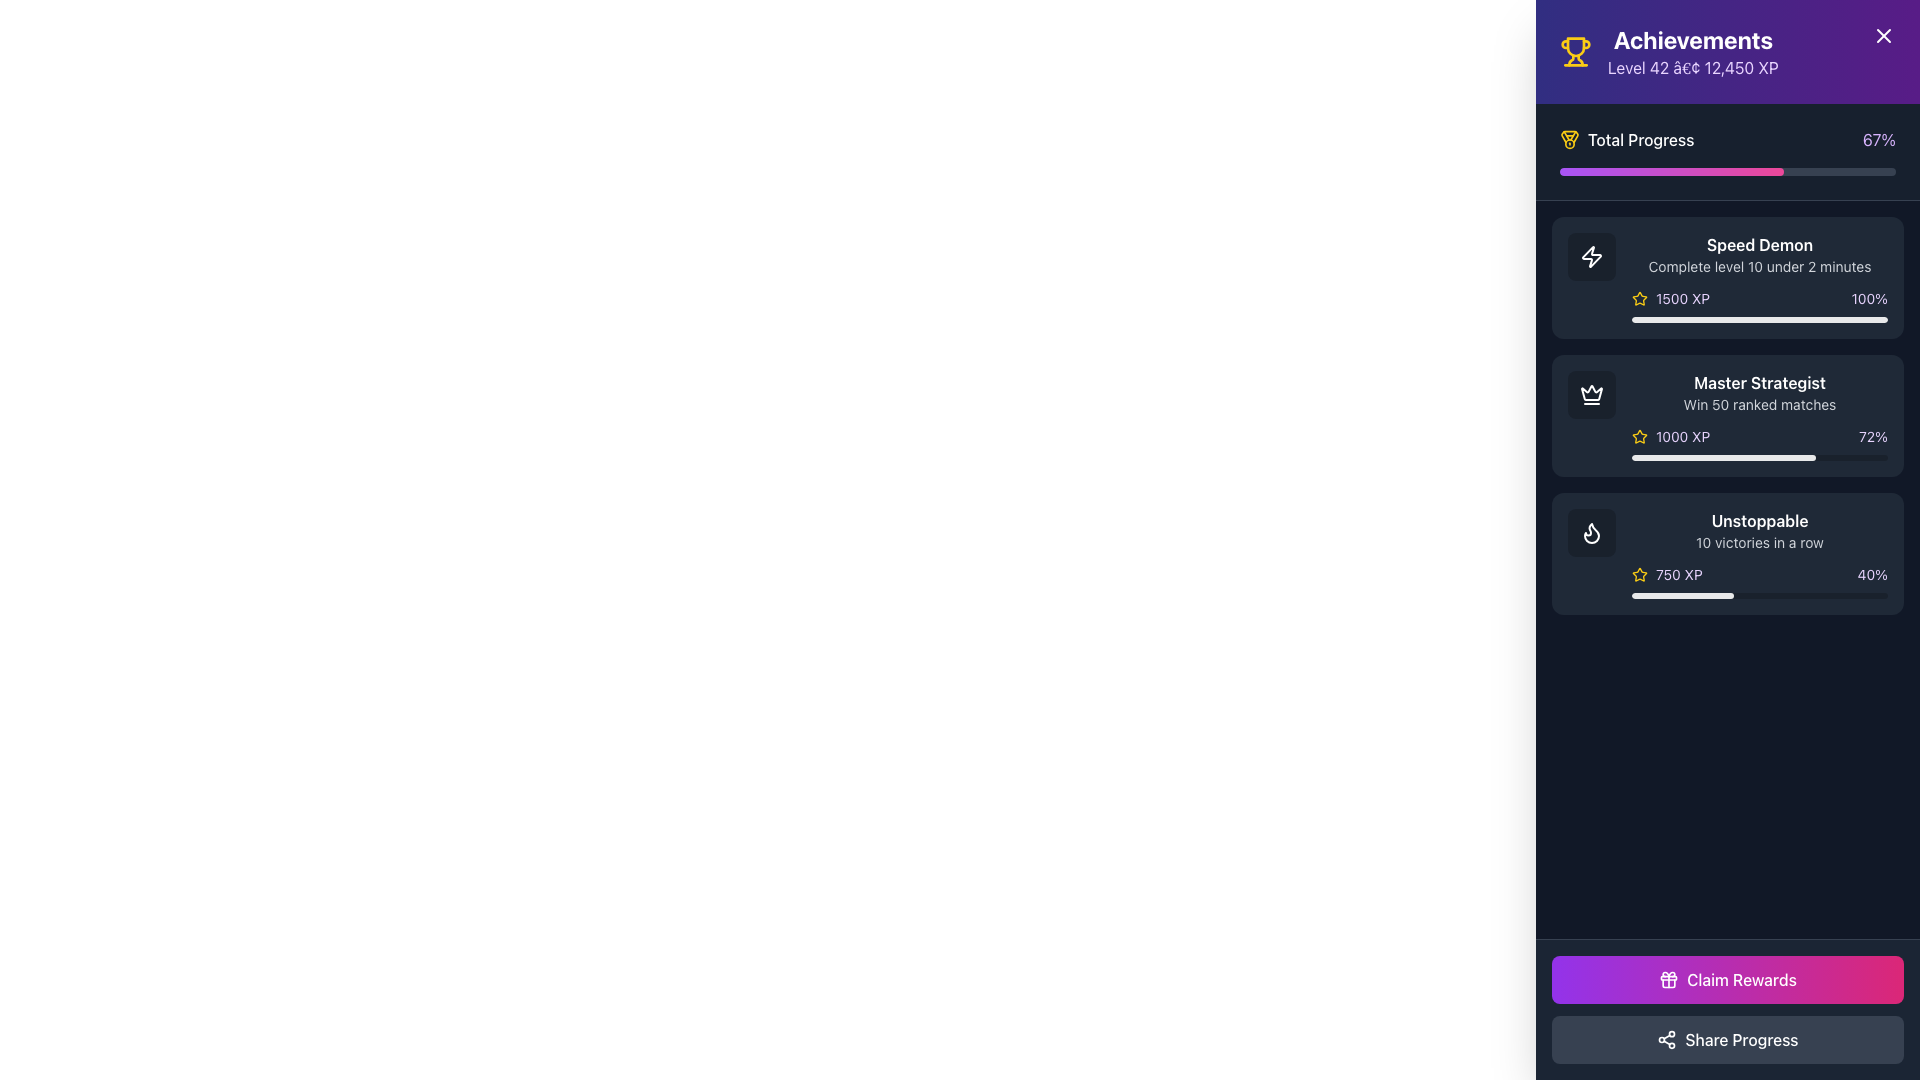  What do you see at coordinates (1760, 319) in the screenshot?
I see `the Progress Bar indicating the 'Speed Demon' achievement, which is located below the achievement section and spans horizontally across its width` at bounding box center [1760, 319].